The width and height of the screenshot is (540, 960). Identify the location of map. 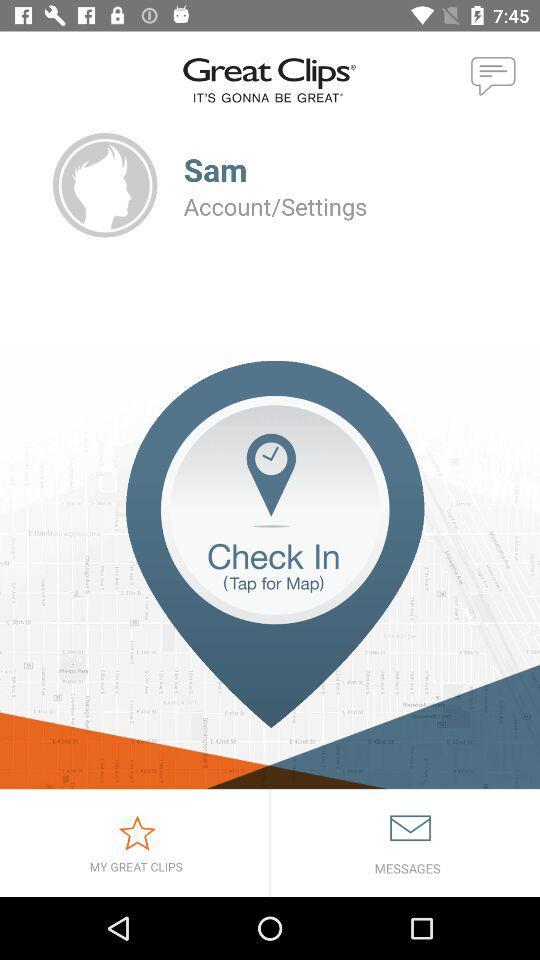
(270, 575).